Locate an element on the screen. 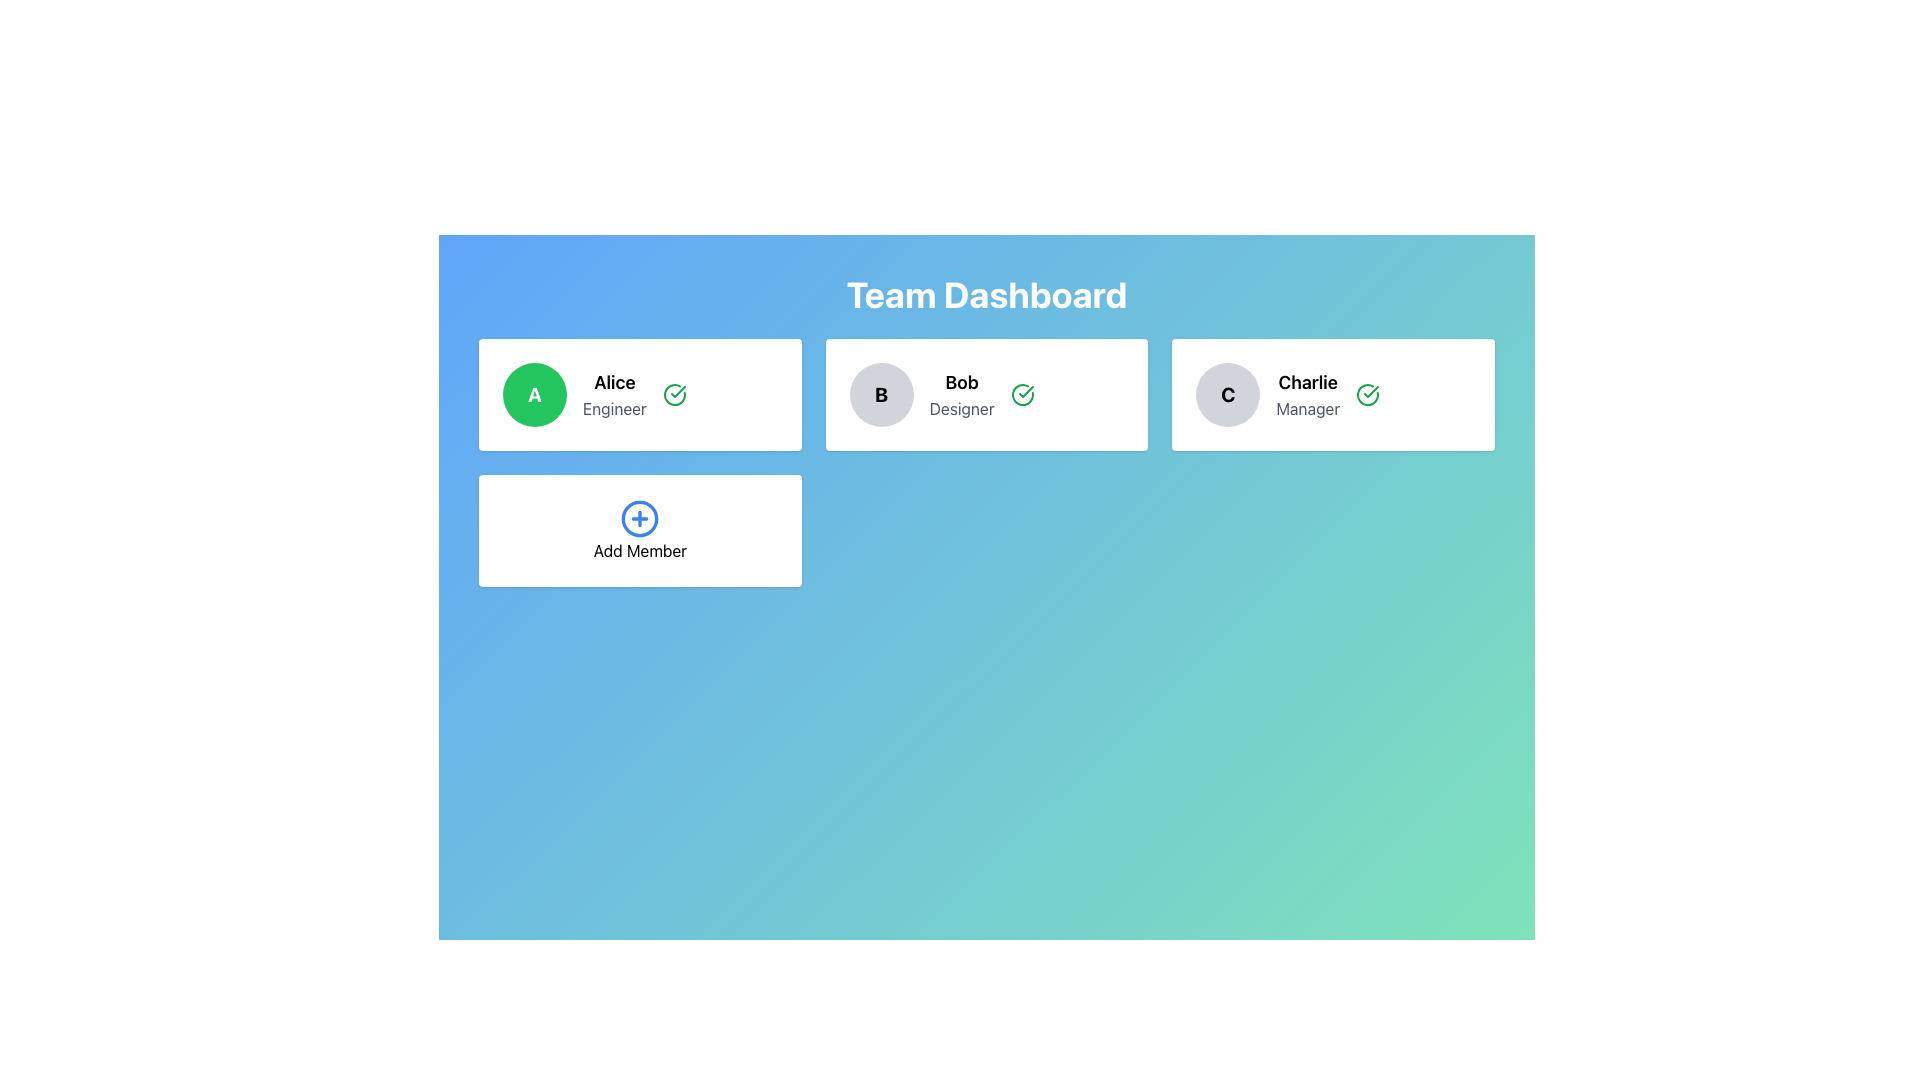 The height and width of the screenshot is (1080, 1920). the text label displaying 'Alice' in bold font on the left side of the team dashboard card labeled 'A' is located at coordinates (613, 382).